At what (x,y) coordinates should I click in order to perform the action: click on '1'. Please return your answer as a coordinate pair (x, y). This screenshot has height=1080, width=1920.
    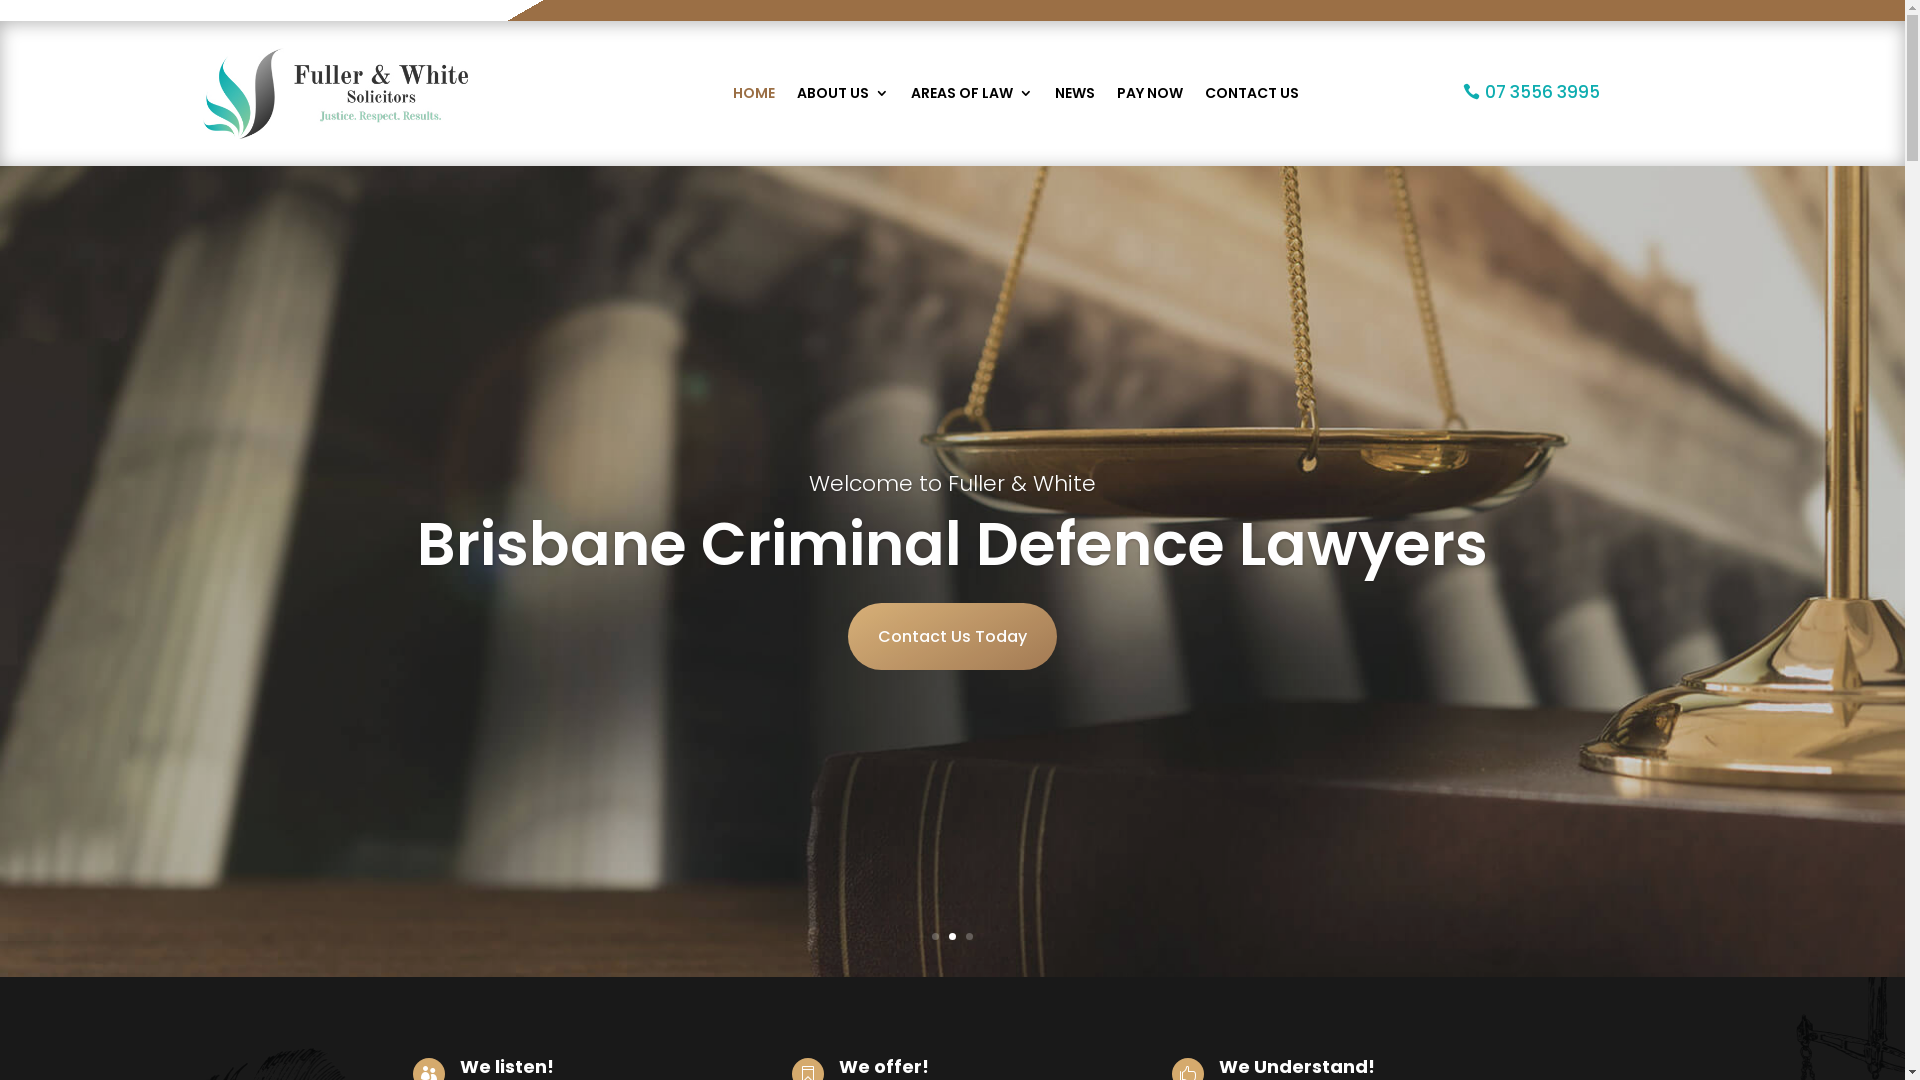
    Looking at the image, I should click on (930, 936).